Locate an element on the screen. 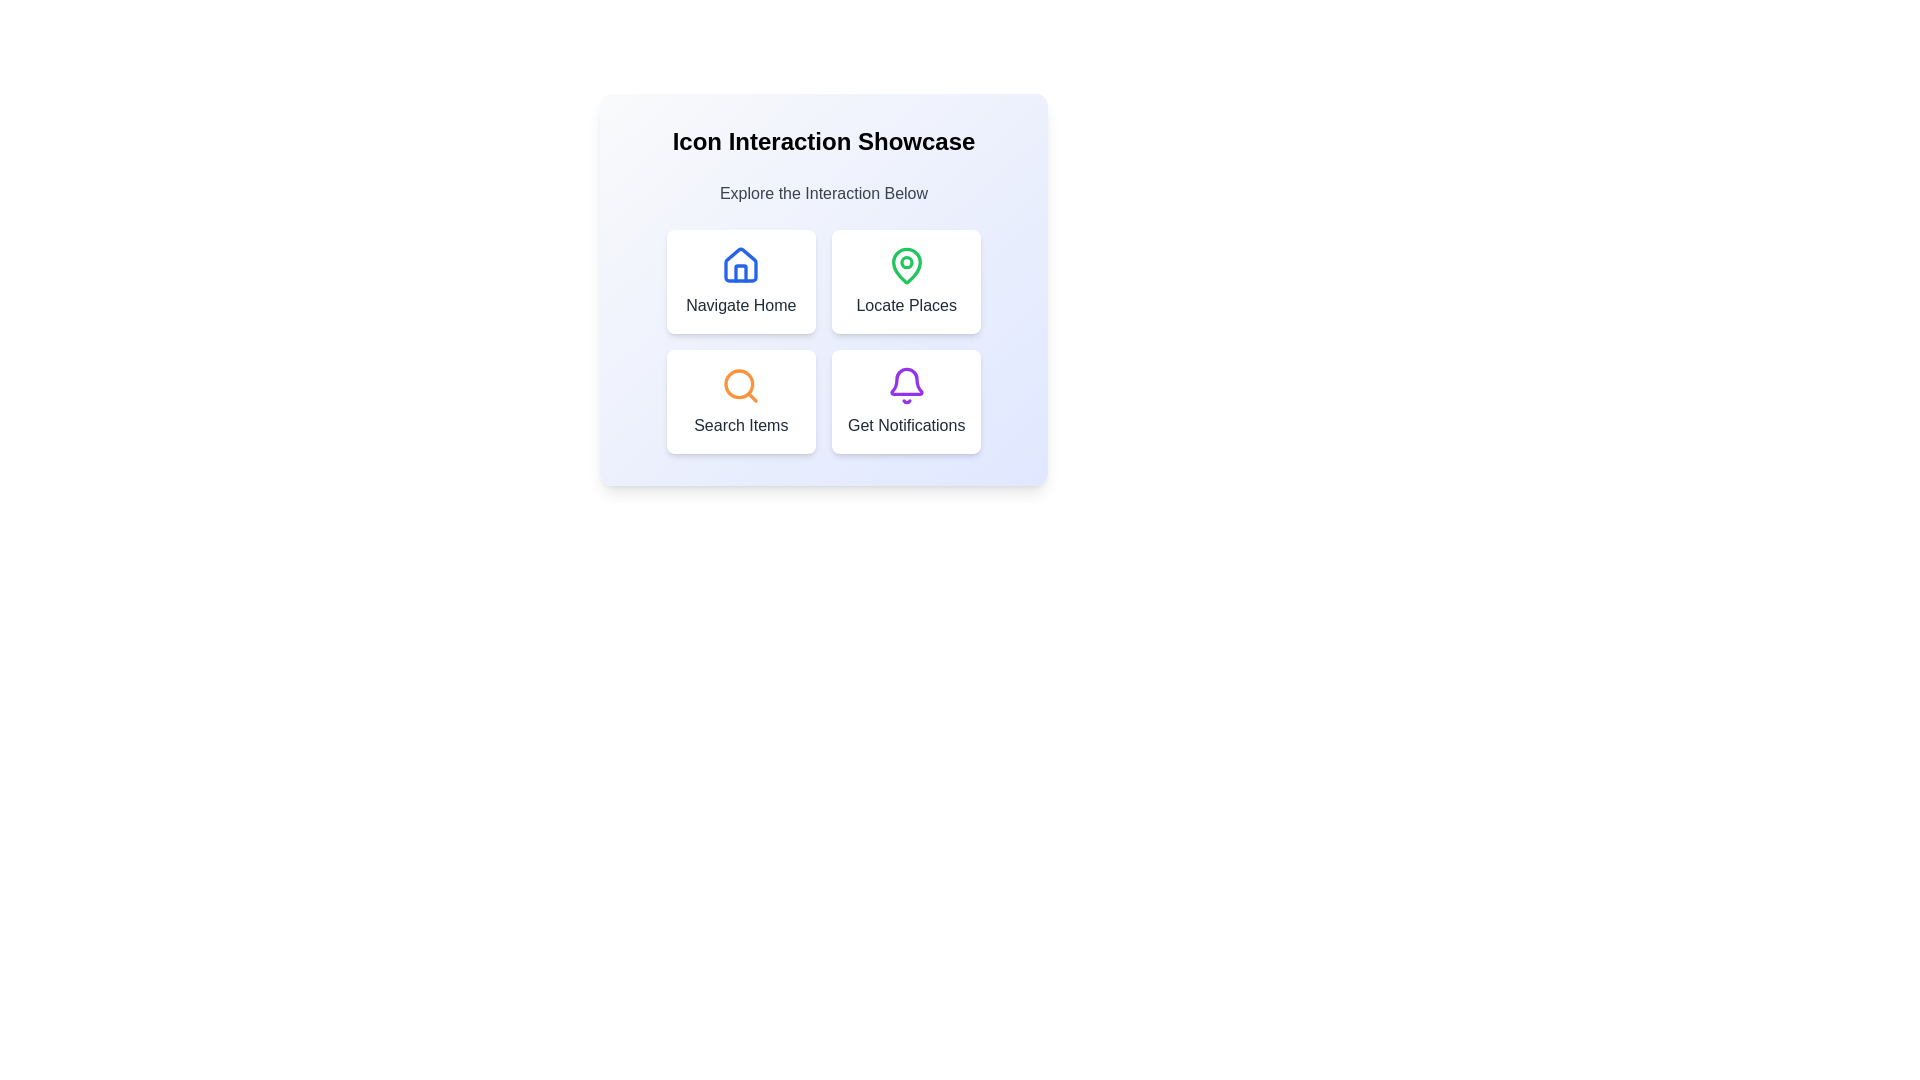  the blue house icon within the 'Navigate Home' card, which features a clean line drawing and is centrally positioned in the top-left card of a grid is located at coordinates (740, 265).